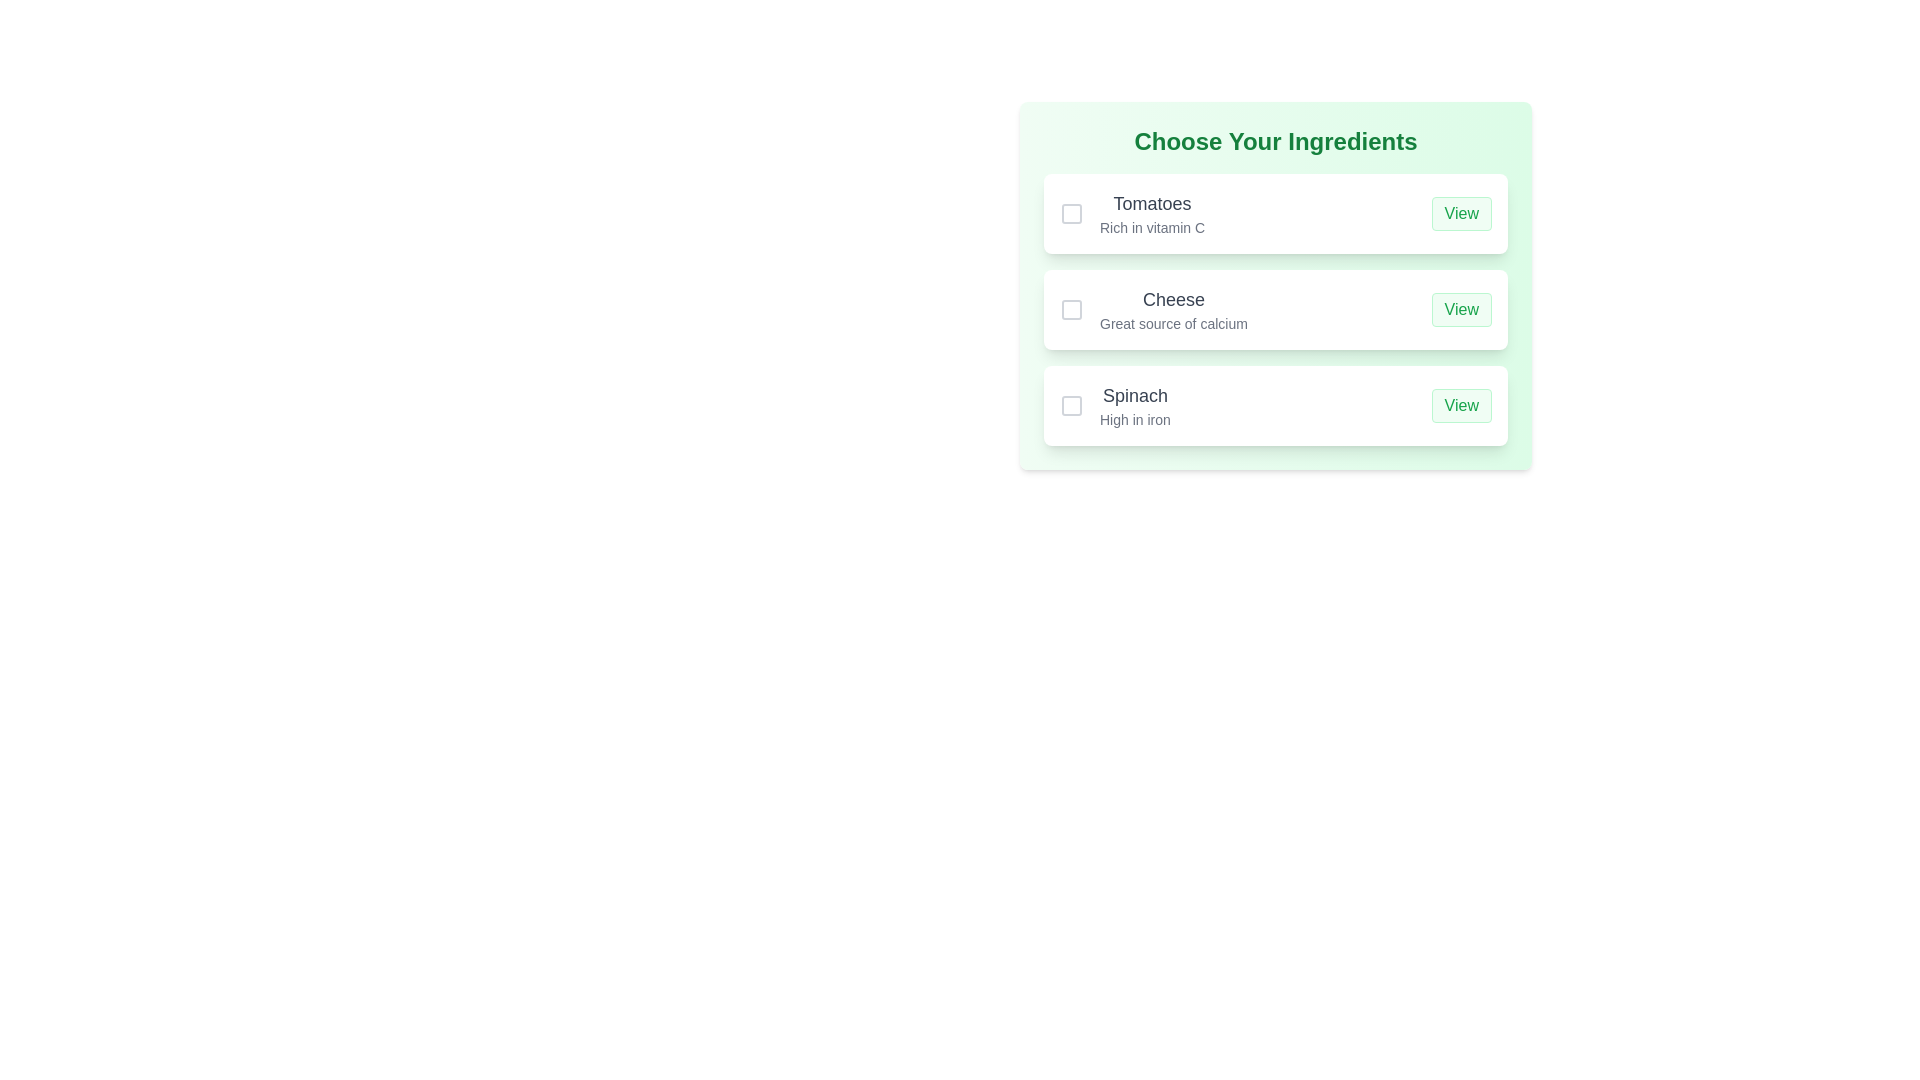 The height and width of the screenshot is (1080, 1920). Describe the element at coordinates (1173, 323) in the screenshot. I see `static text label that reads 'Great source of calcium', which is positioned beneath the 'Cheese' label in the 'Choose Your Ingredients' section` at that location.